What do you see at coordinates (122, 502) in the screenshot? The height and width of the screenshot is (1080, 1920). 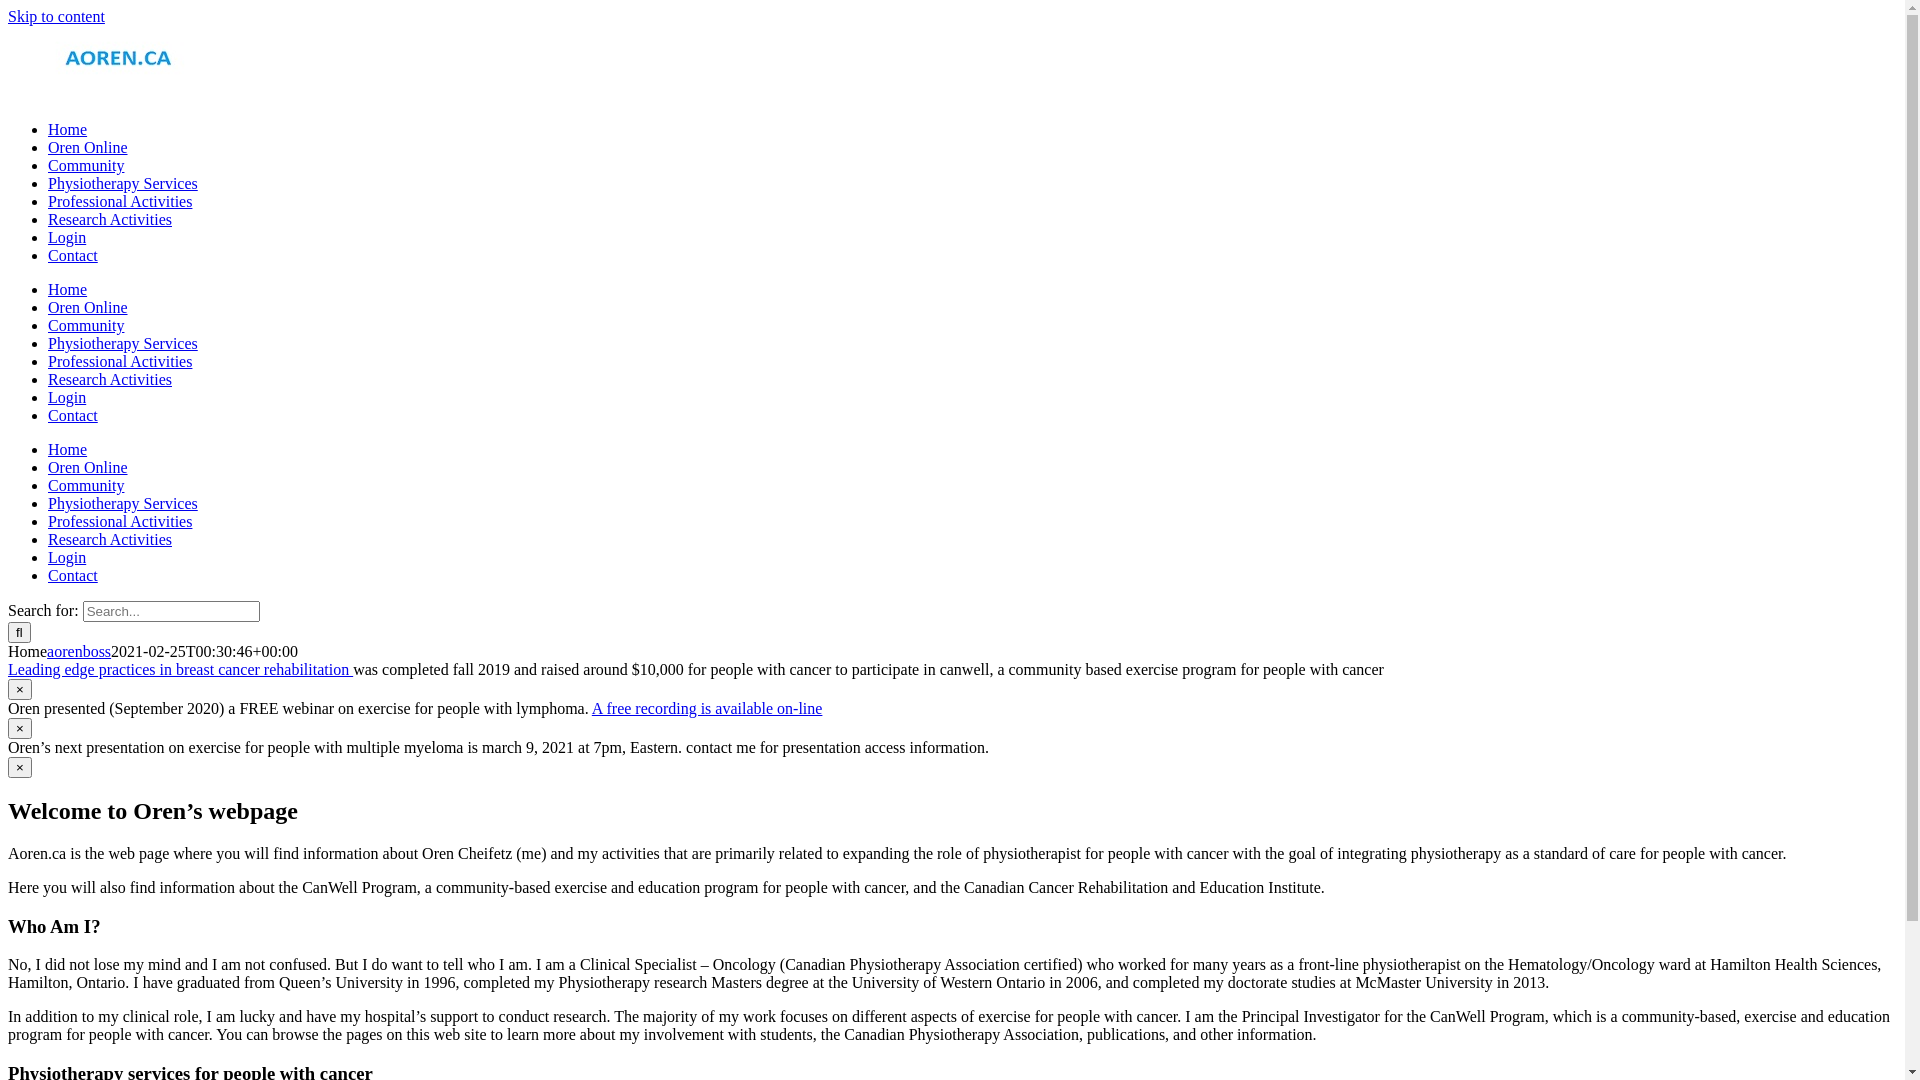 I see `'Physiotherapy Services'` at bounding box center [122, 502].